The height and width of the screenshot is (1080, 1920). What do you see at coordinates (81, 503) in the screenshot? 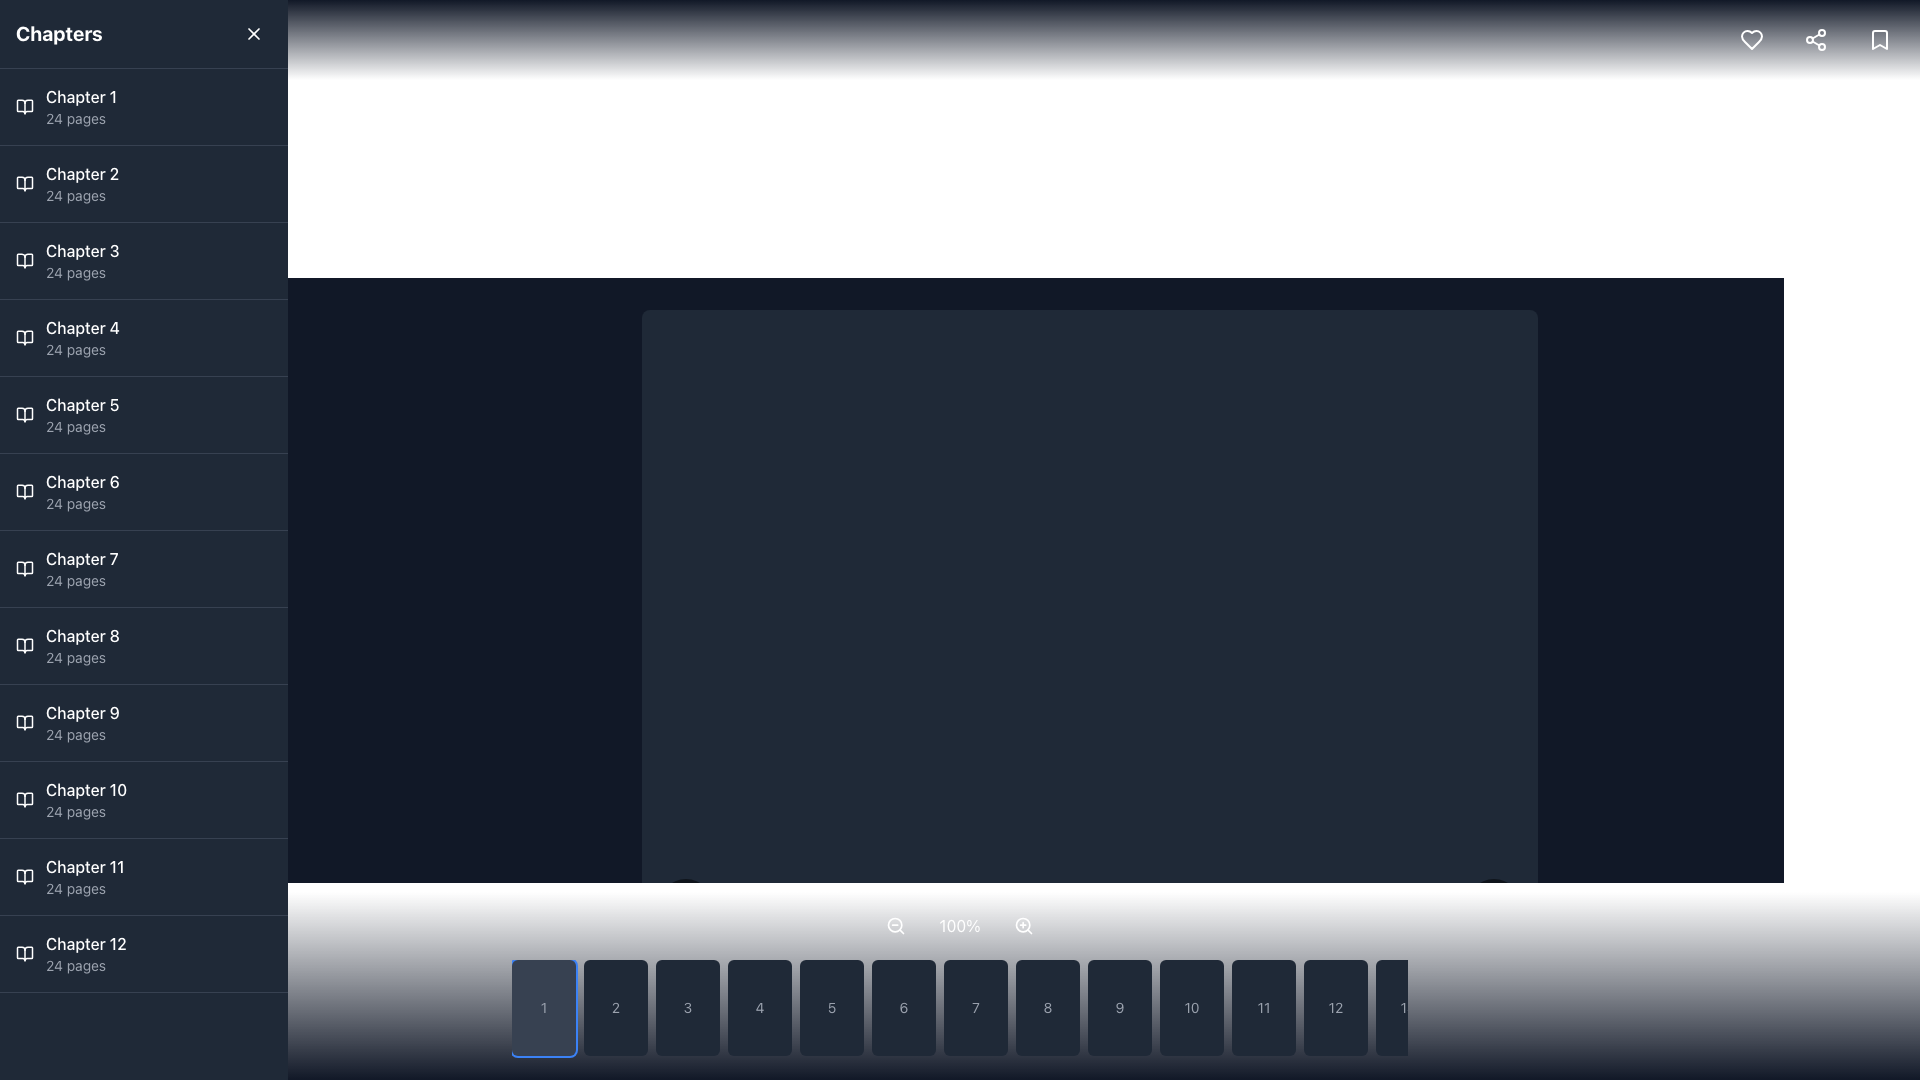
I see `the non-interactive text label indicating the number of pages in 'Chapter 6', which is positioned in the sidebar, second line beneath the chapter title` at bounding box center [81, 503].